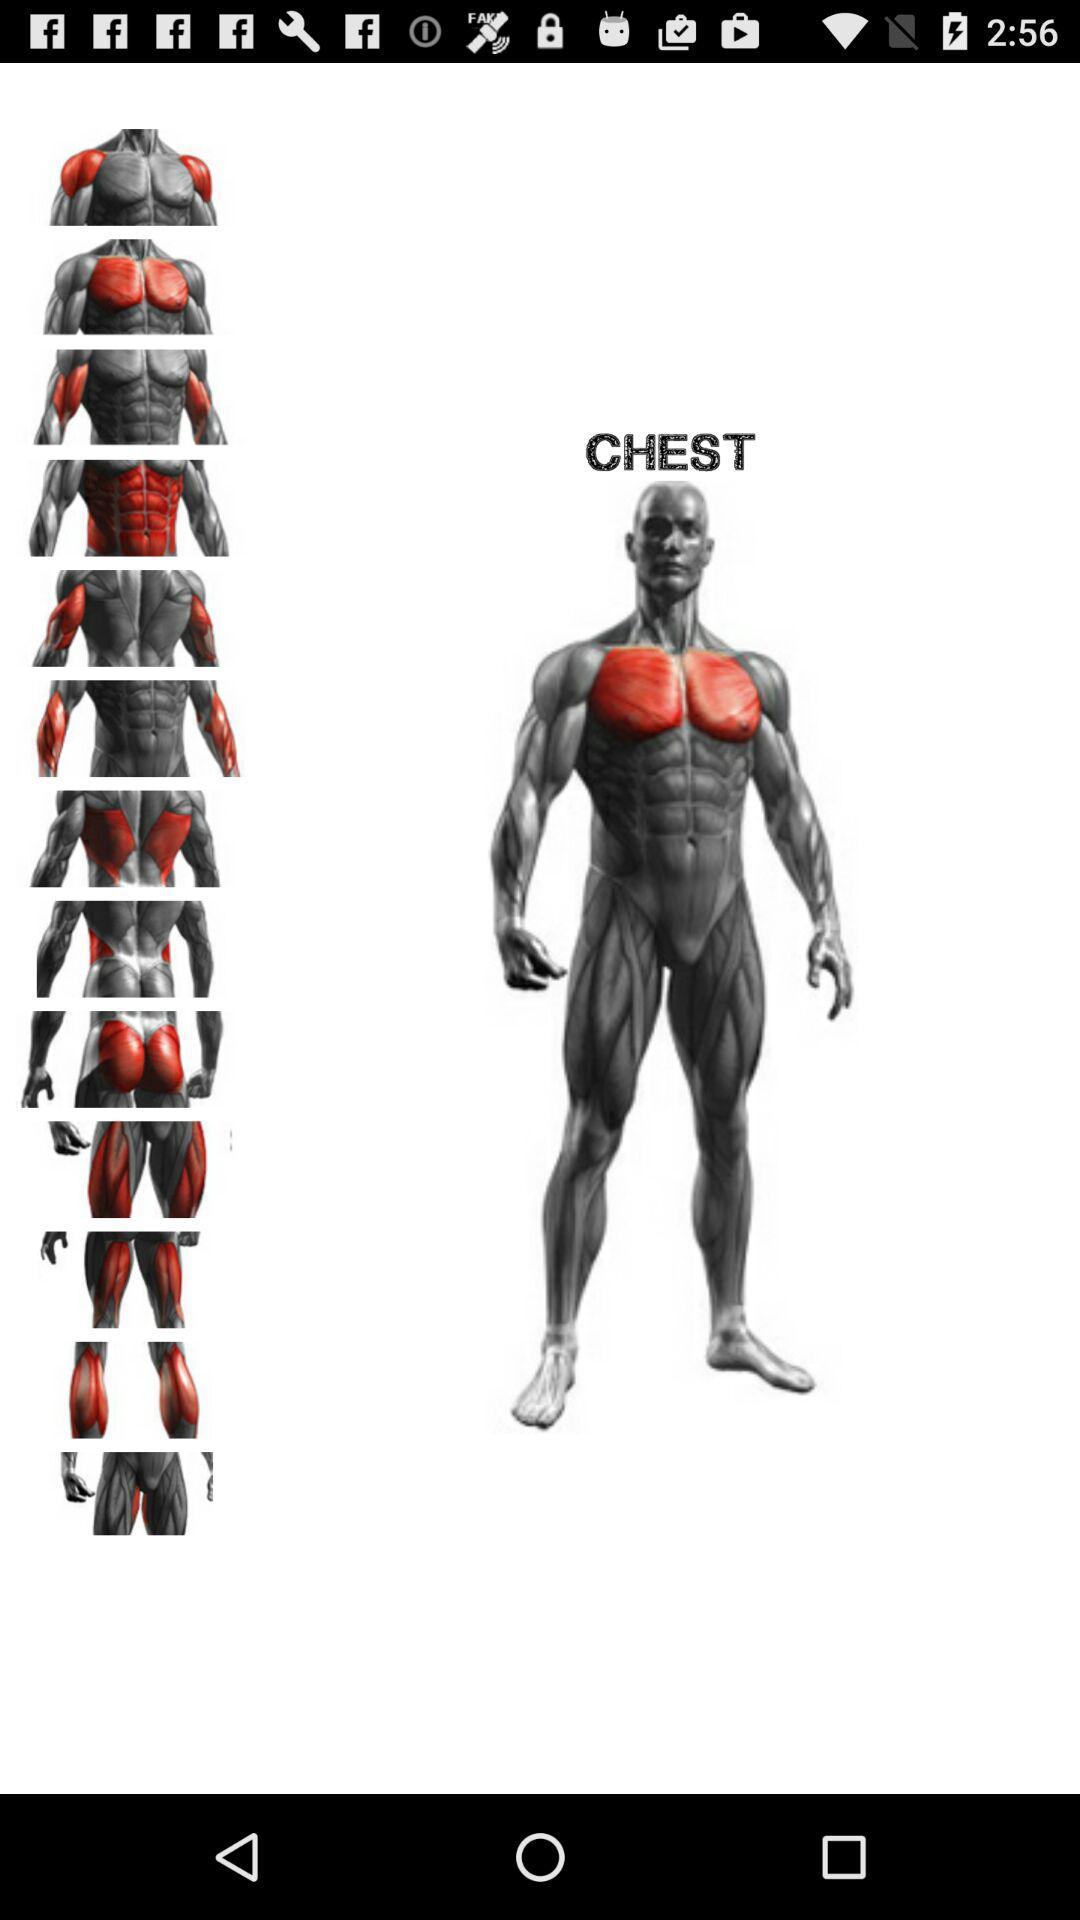  Describe the element at coordinates (131, 170) in the screenshot. I see `part to highlight` at that location.